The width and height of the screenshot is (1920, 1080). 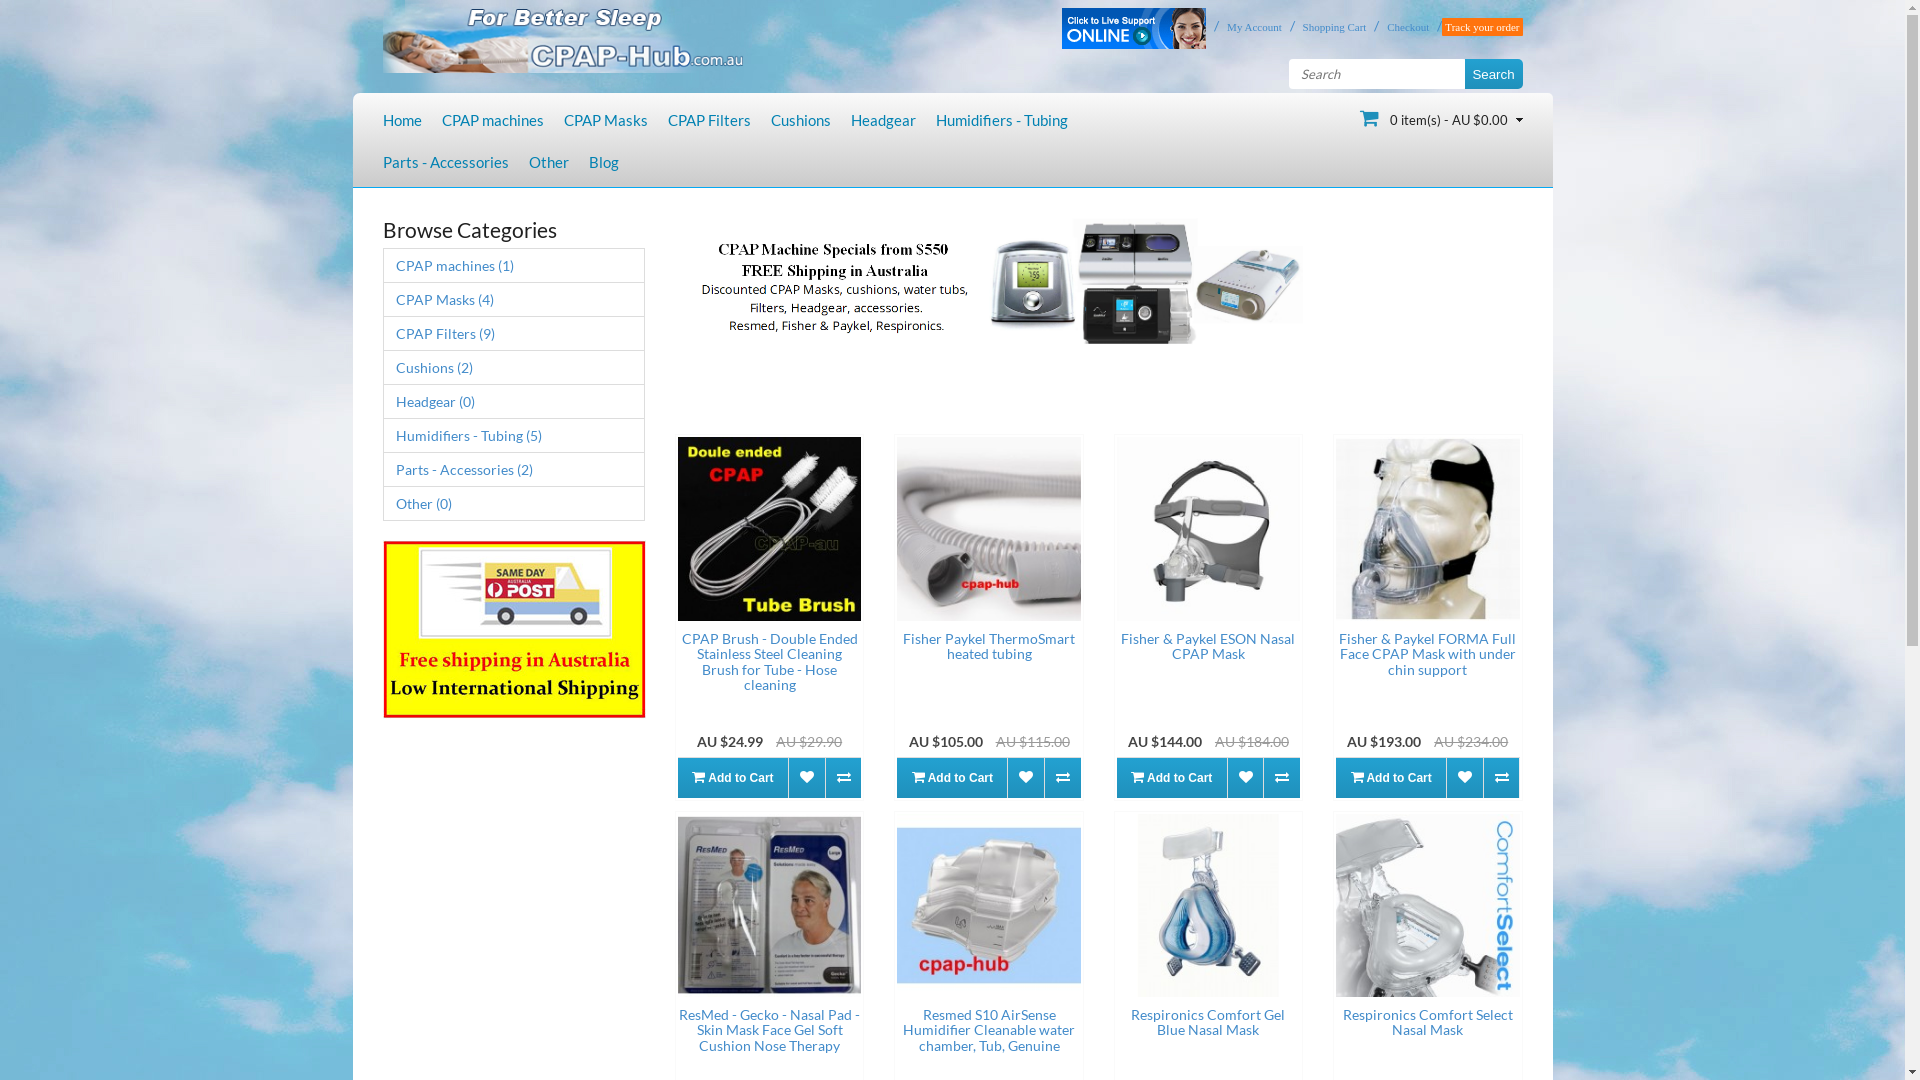 What do you see at coordinates (1330, 27) in the screenshot?
I see `'Shopping Cart'` at bounding box center [1330, 27].